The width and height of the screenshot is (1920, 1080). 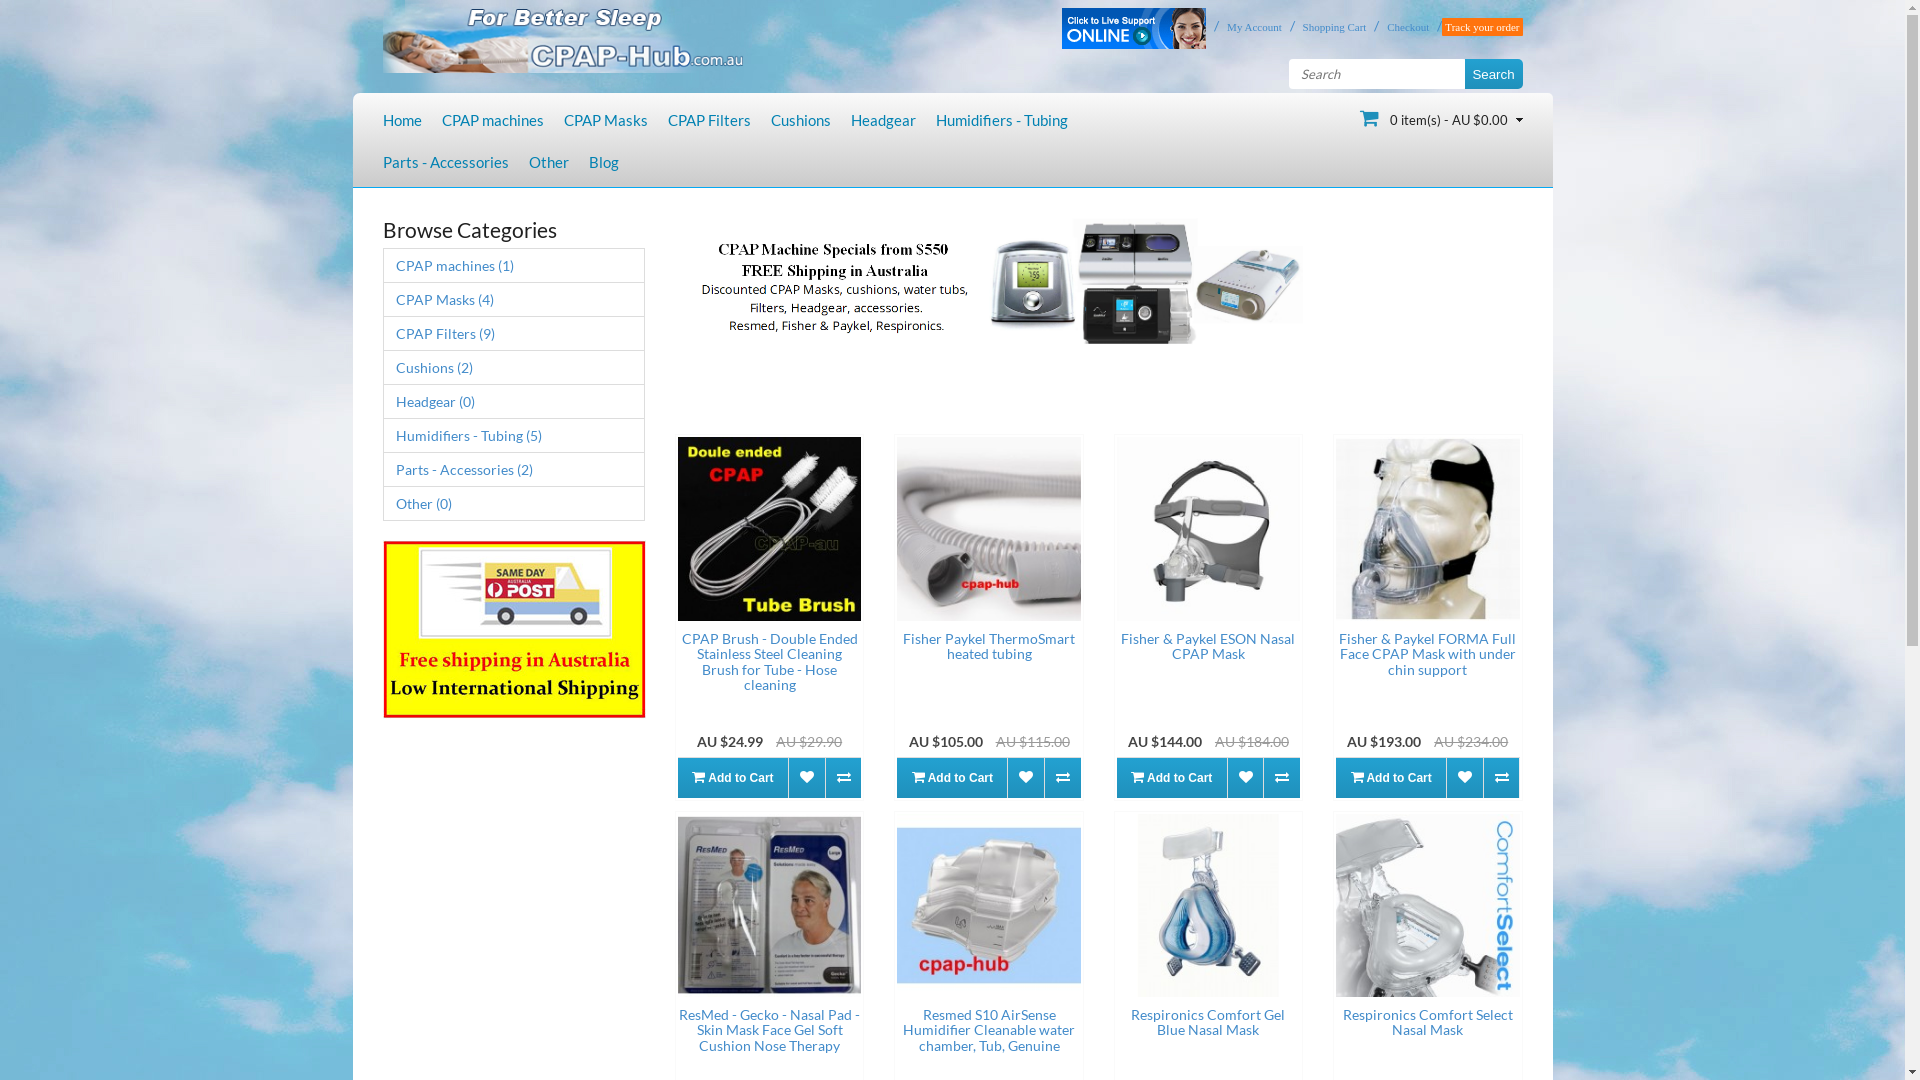 What do you see at coordinates (1330, 27) in the screenshot?
I see `'Shopping Cart'` at bounding box center [1330, 27].